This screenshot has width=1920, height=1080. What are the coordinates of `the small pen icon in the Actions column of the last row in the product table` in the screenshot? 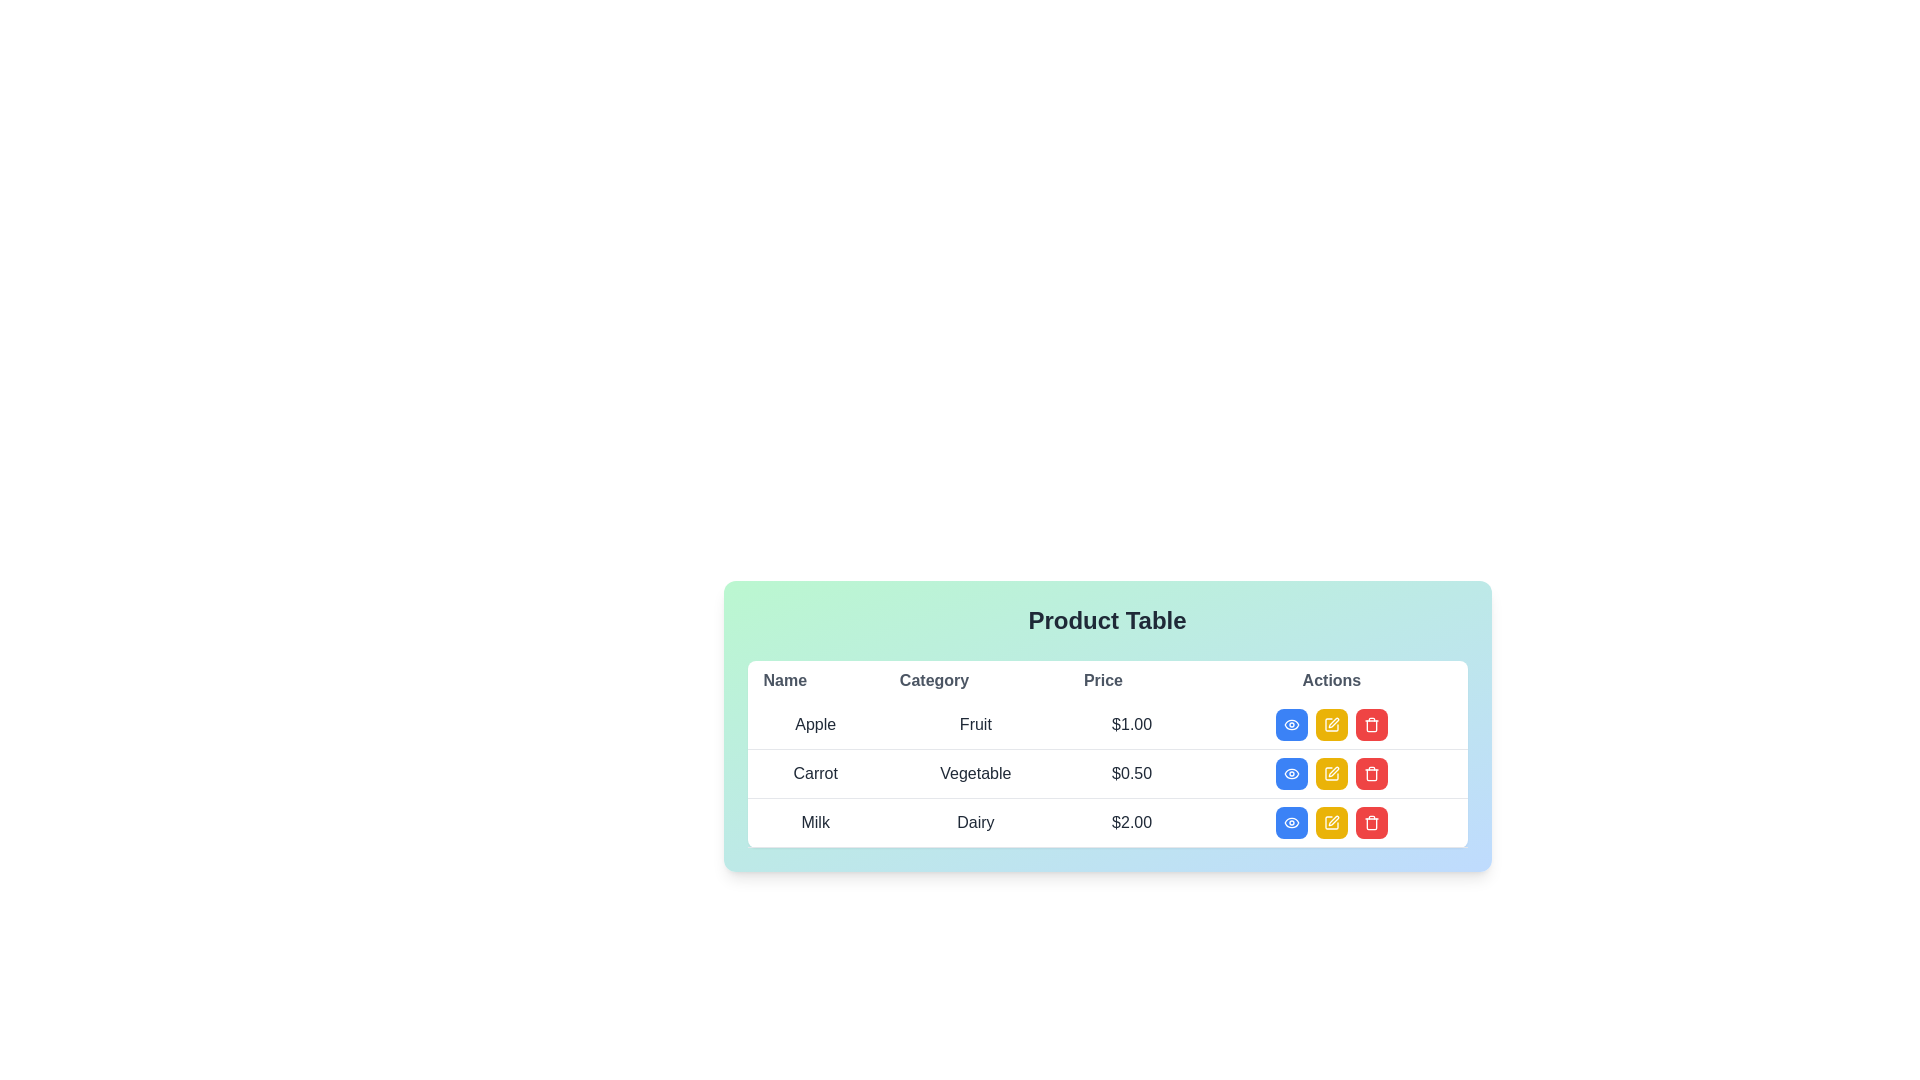 It's located at (1334, 722).